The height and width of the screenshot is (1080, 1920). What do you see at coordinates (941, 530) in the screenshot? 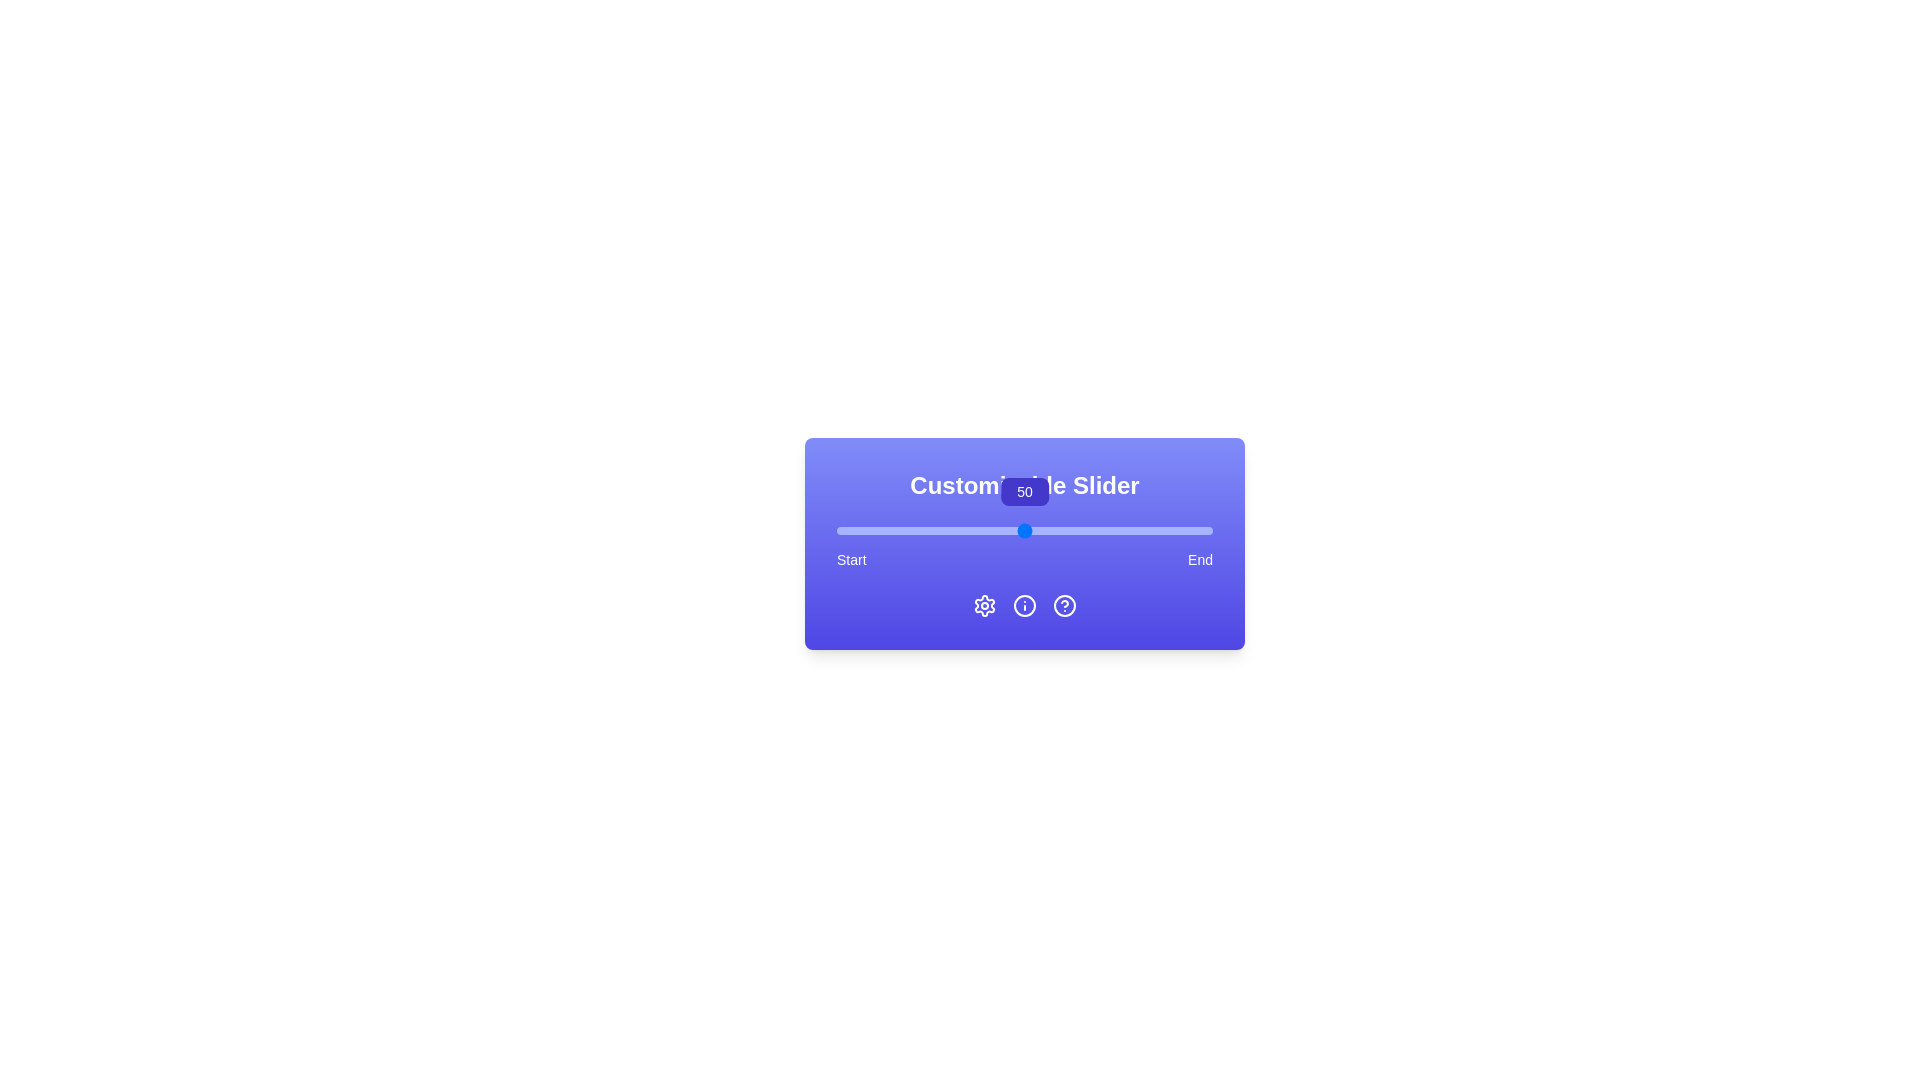
I see `the slider to set the value to 28` at bounding box center [941, 530].